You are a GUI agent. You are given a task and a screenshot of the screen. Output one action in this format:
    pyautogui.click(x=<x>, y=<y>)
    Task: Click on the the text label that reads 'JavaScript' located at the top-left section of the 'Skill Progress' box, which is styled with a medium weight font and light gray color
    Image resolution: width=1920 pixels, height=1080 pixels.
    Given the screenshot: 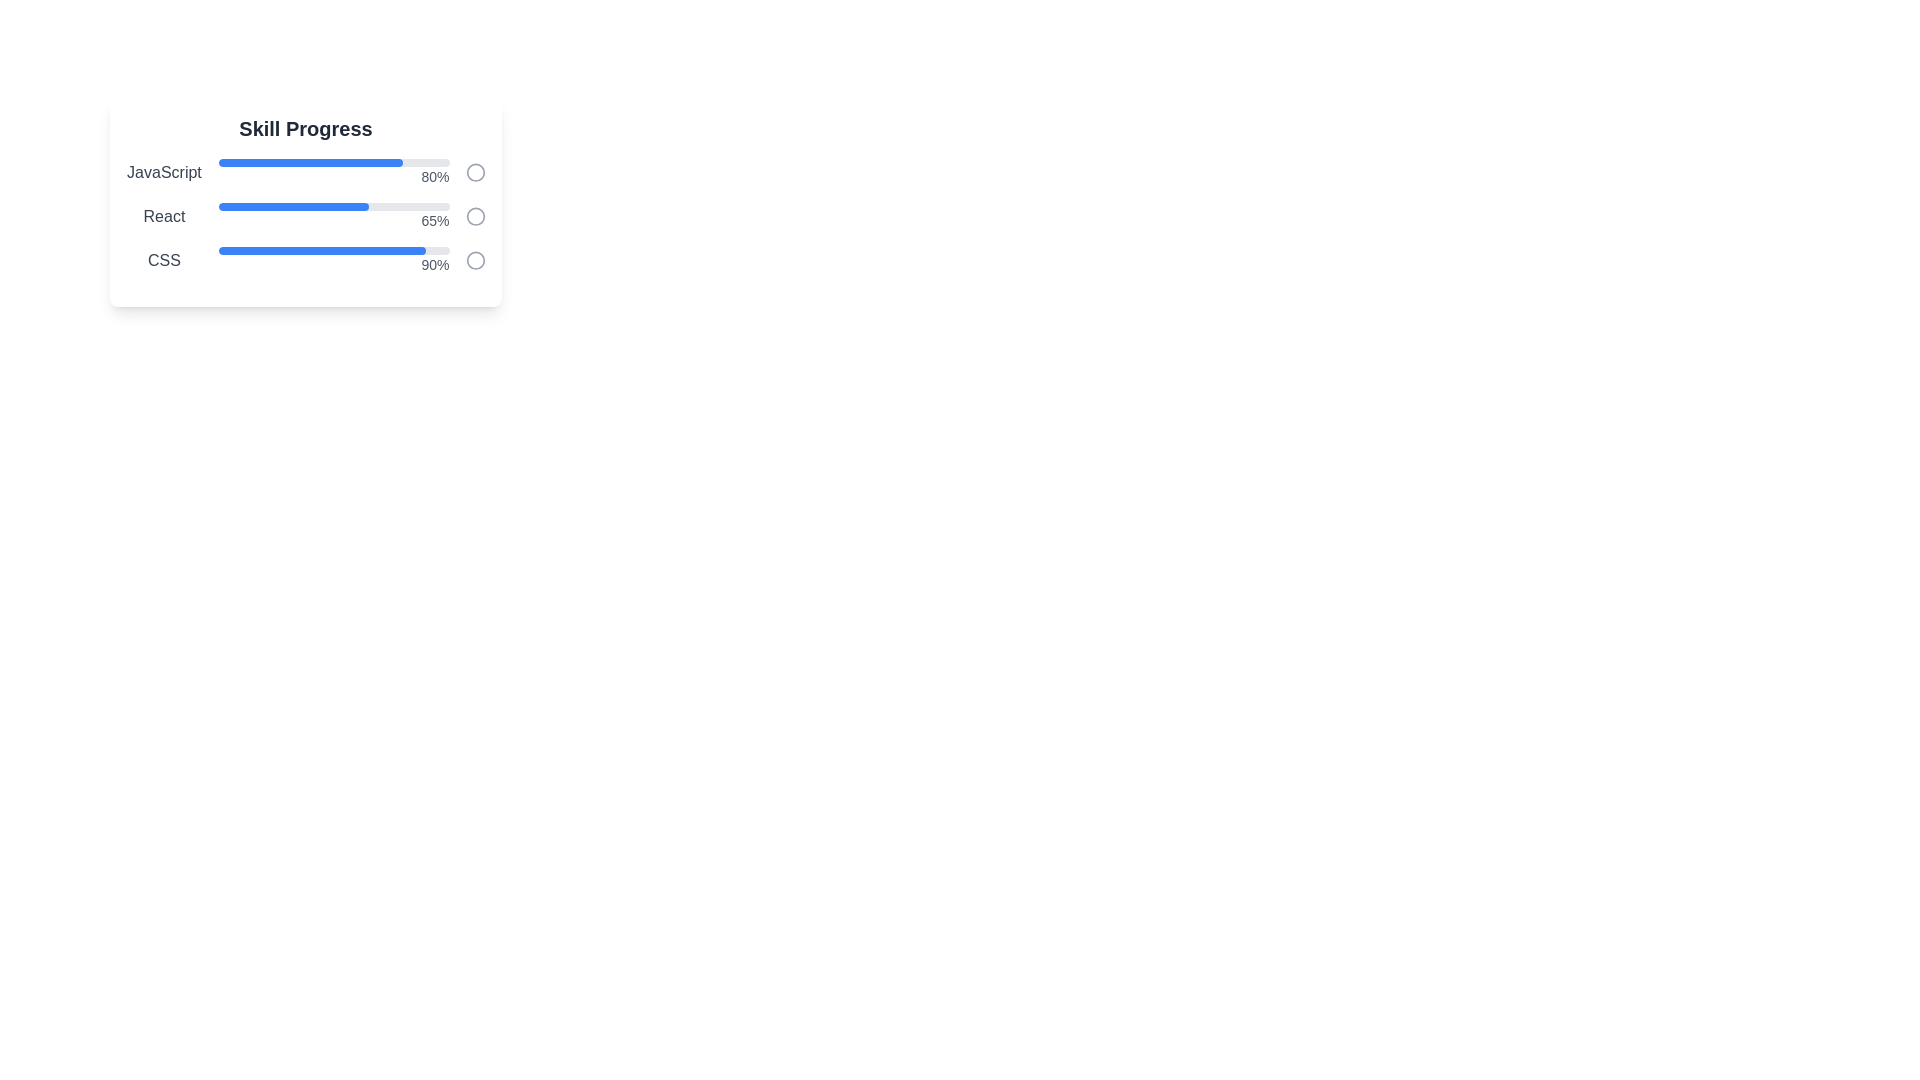 What is the action you would take?
    pyautogui.click(x=164, y=172)
    